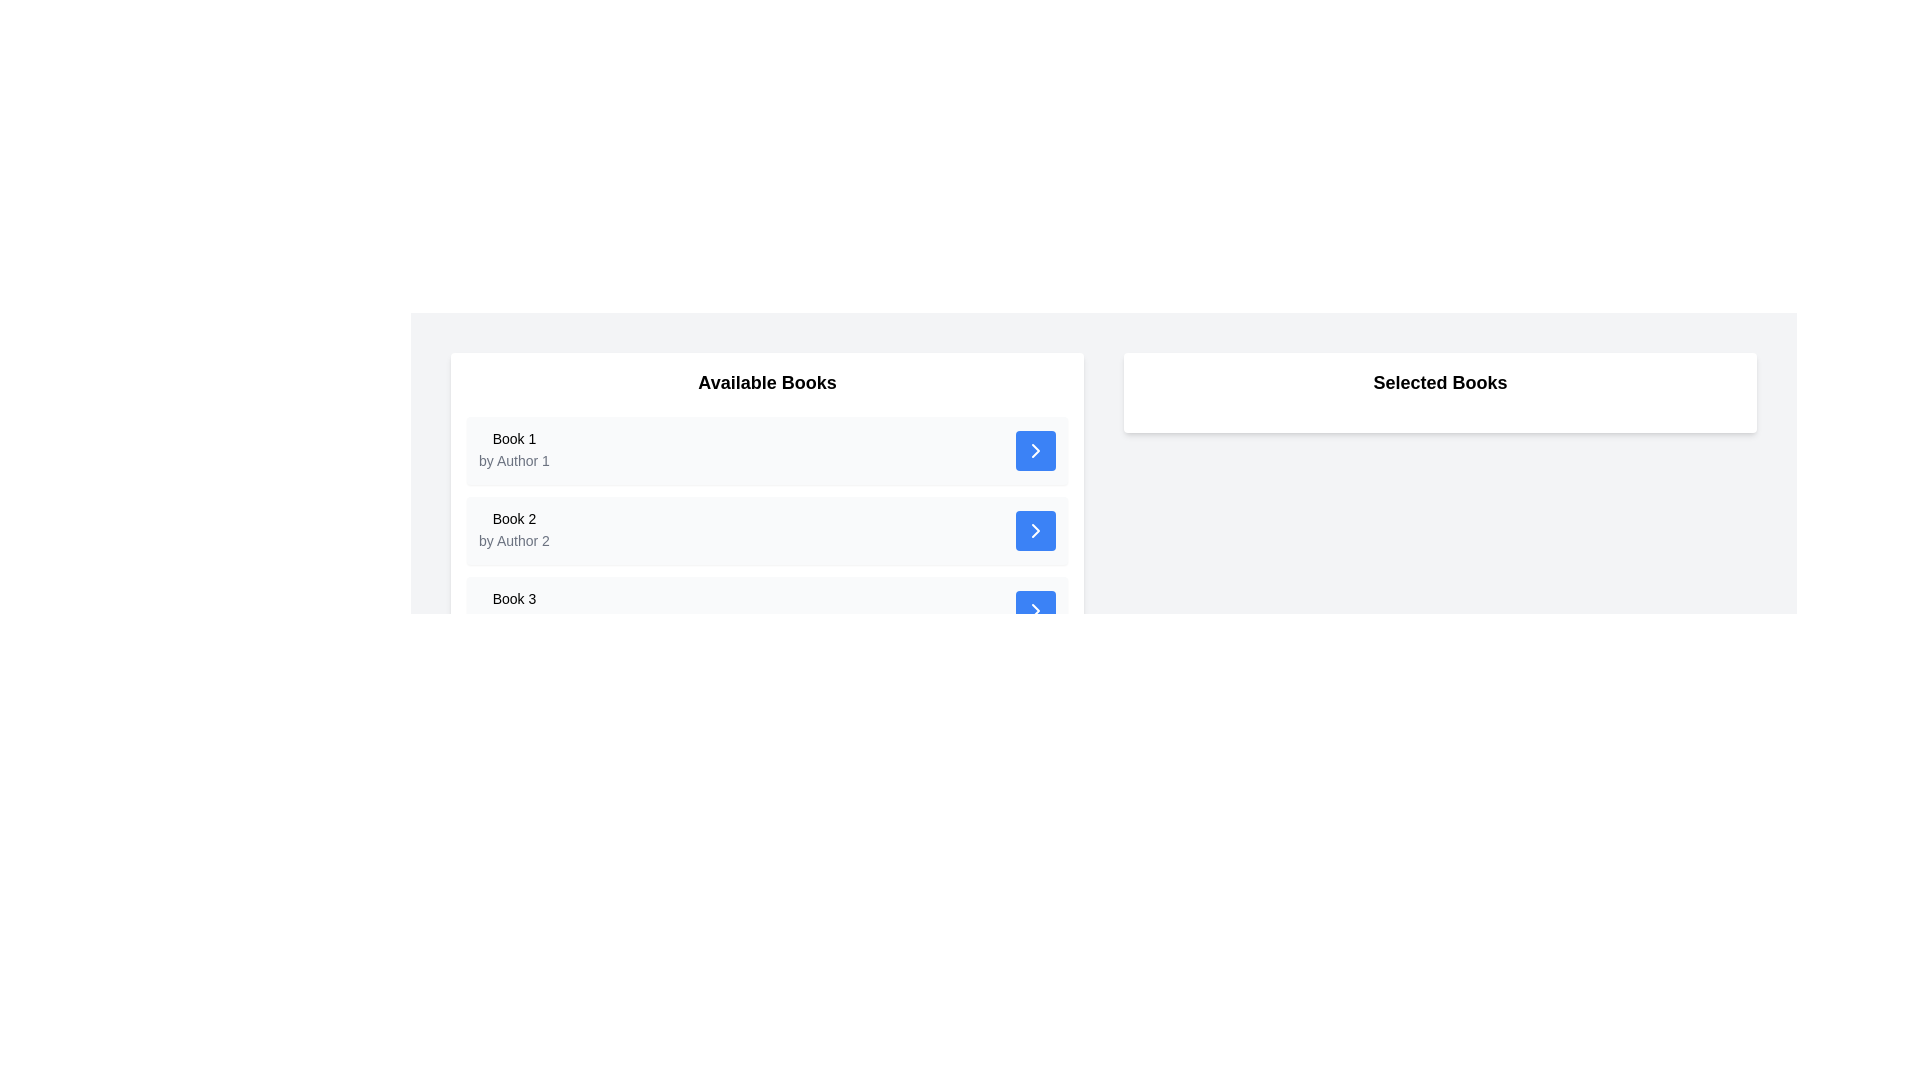  I want to click on the text label 'Book 1' which identifies the title of the first book in the list of available books, so click(514, 438).